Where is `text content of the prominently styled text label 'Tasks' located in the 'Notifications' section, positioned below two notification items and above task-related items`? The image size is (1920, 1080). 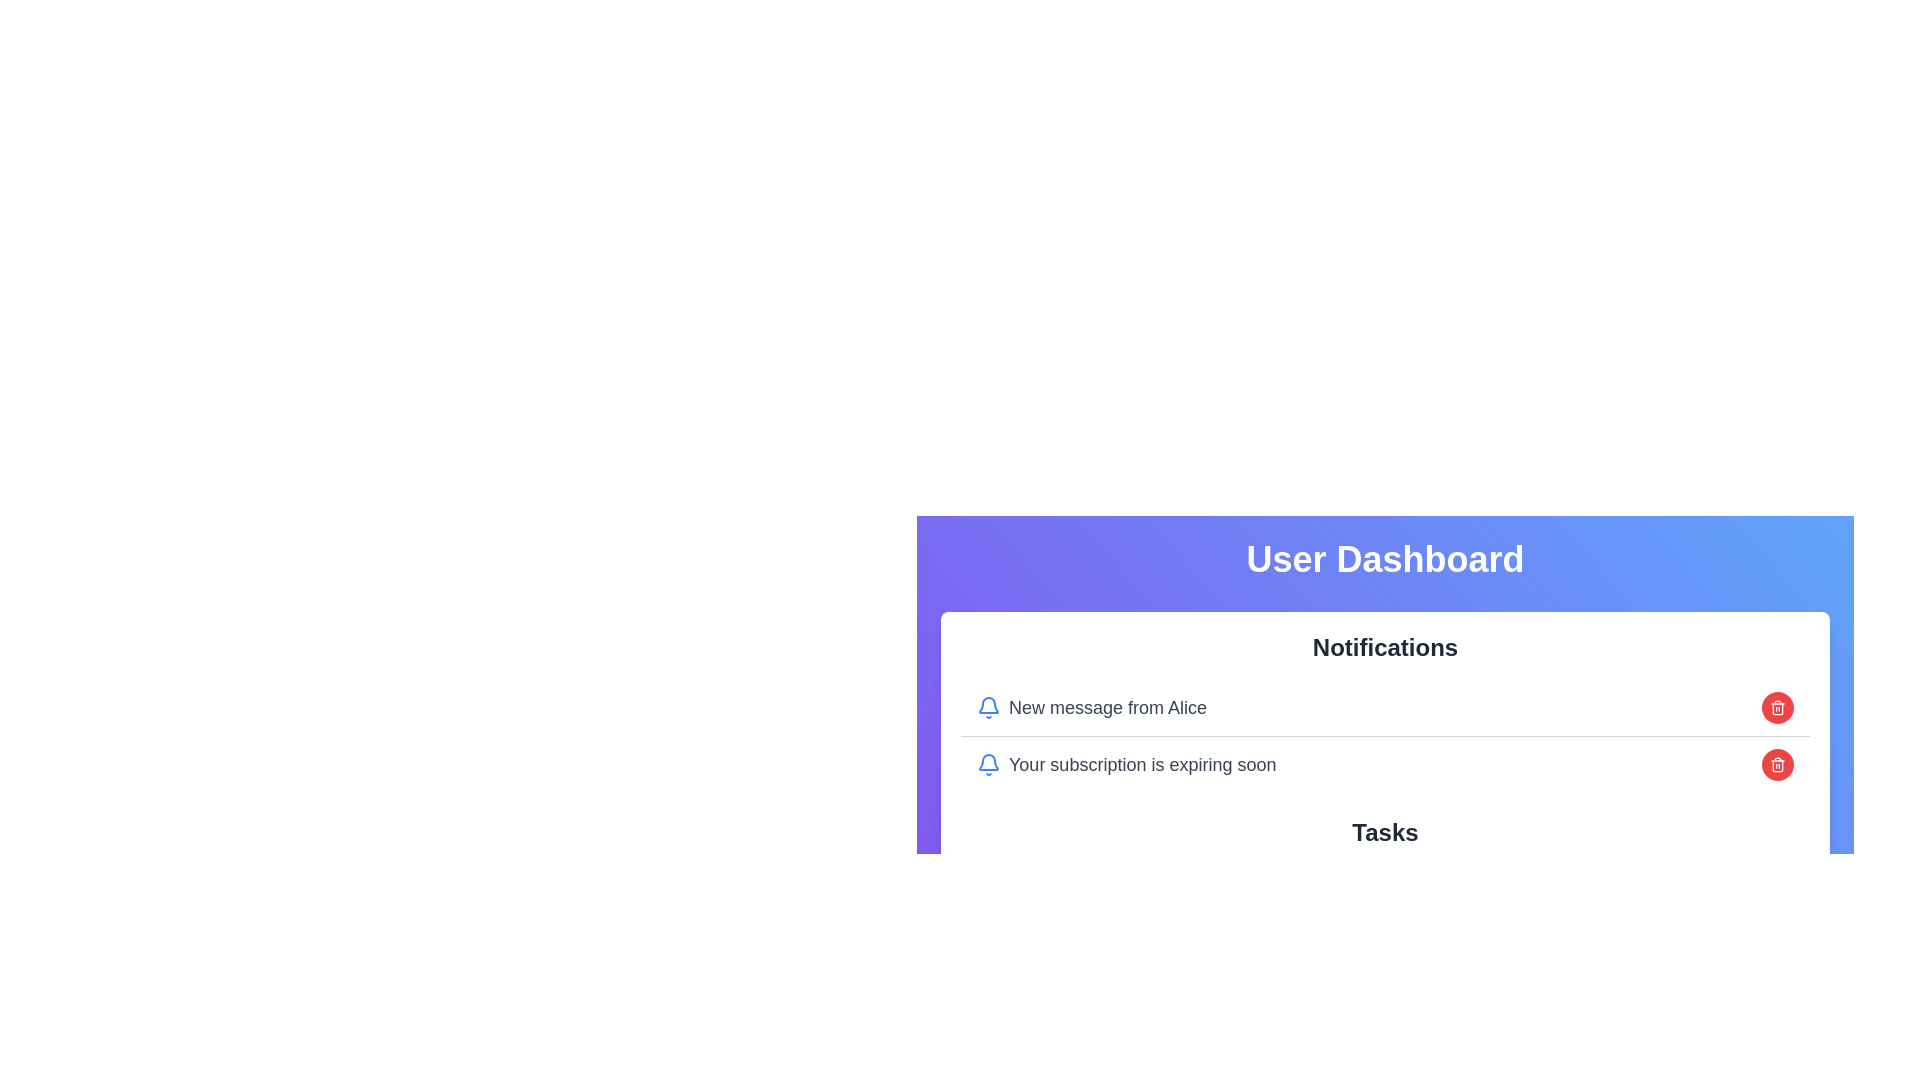
text content of the prominently styled text label 'Tasks' located in the 'Notifications' section, positioned below two notification items and above task-related items is located at coordinates (1384, 833).